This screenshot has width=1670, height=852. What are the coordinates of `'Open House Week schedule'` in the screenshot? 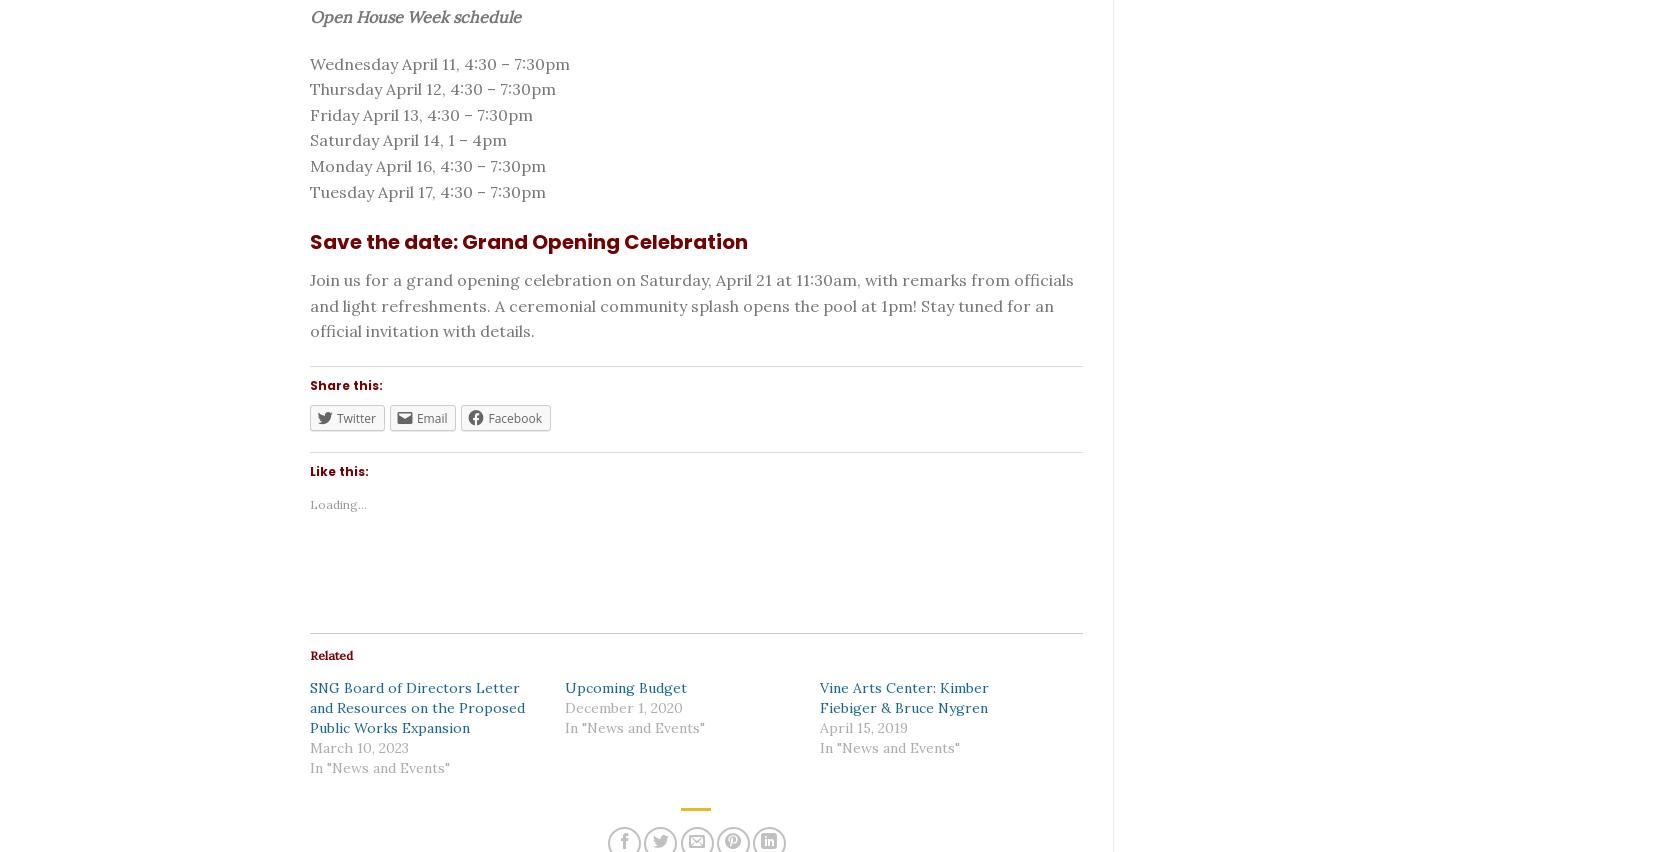 It's located at (415, 16).